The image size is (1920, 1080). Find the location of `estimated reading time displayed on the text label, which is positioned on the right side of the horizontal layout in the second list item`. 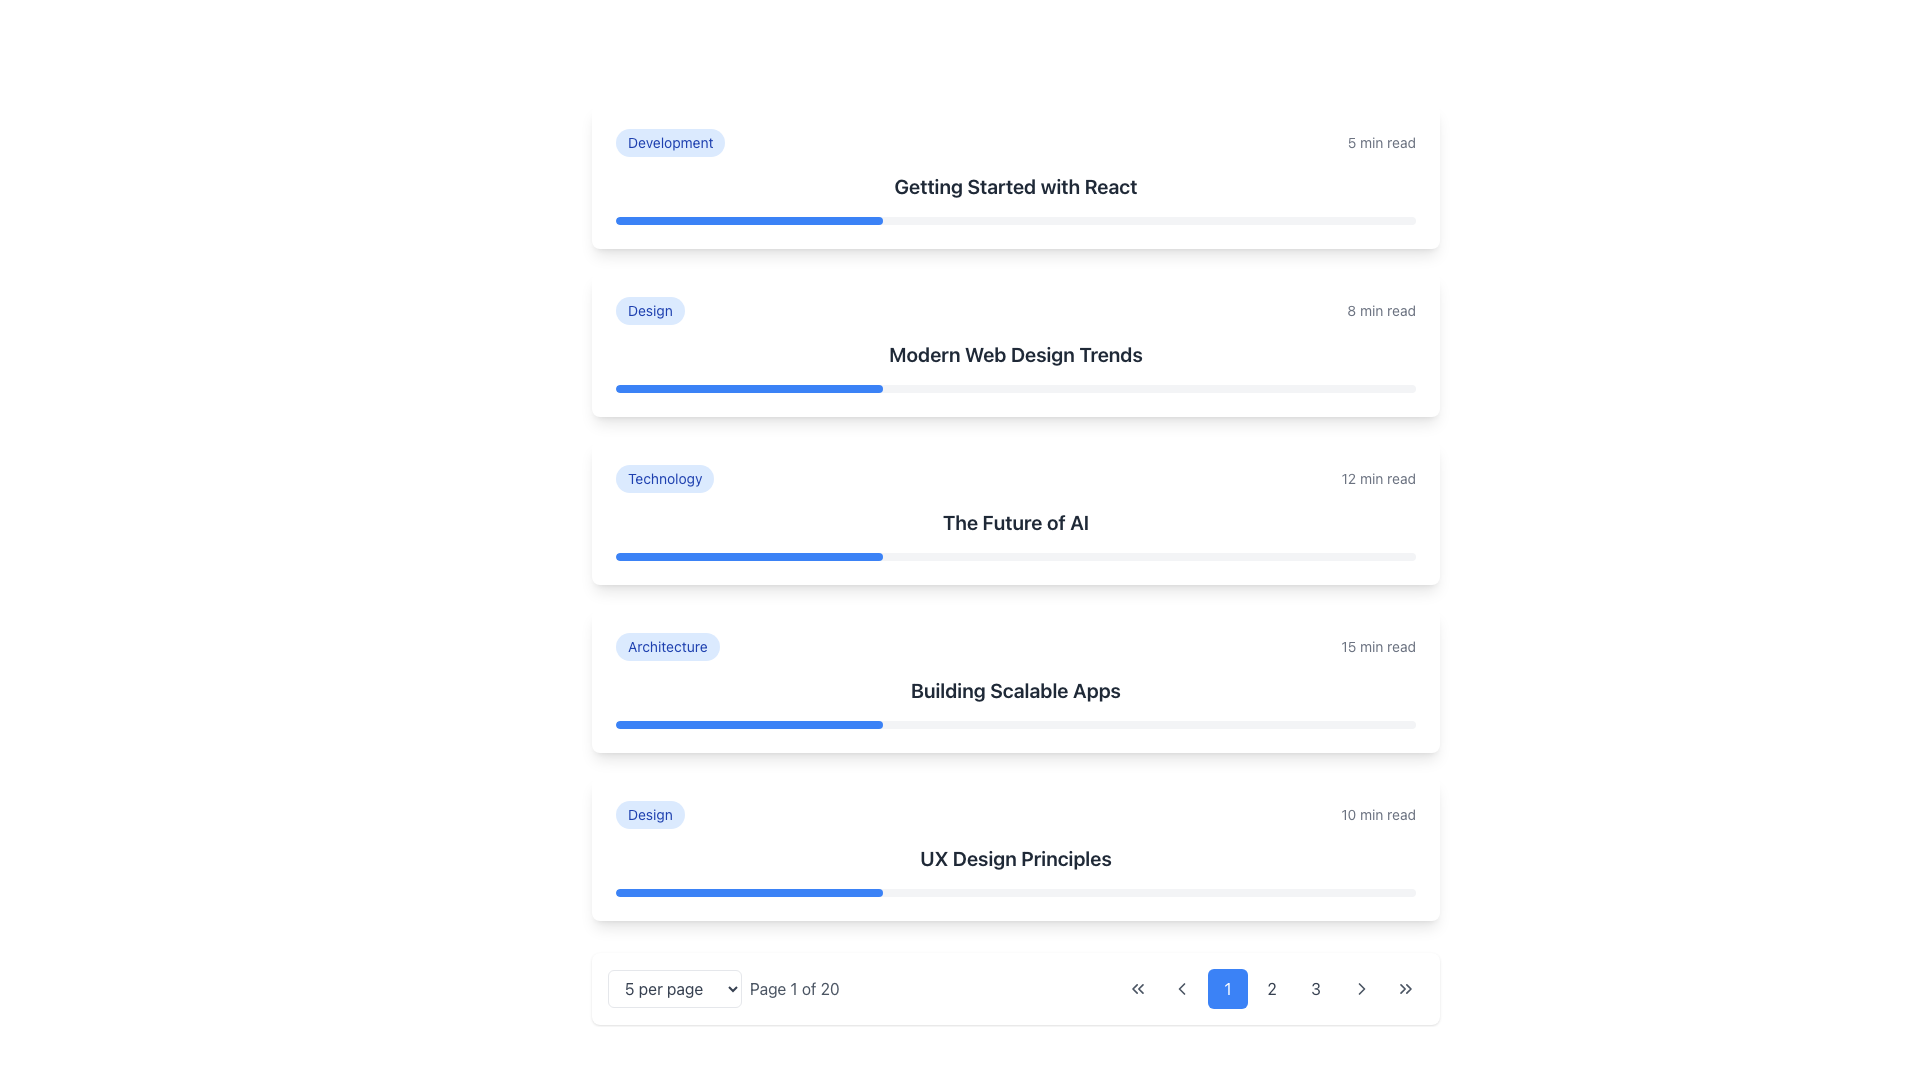

estimated reading time displayed on the text label, which is positioned on the right side of the horizontal layout in the second list item is located at coordinates (1380, 311).